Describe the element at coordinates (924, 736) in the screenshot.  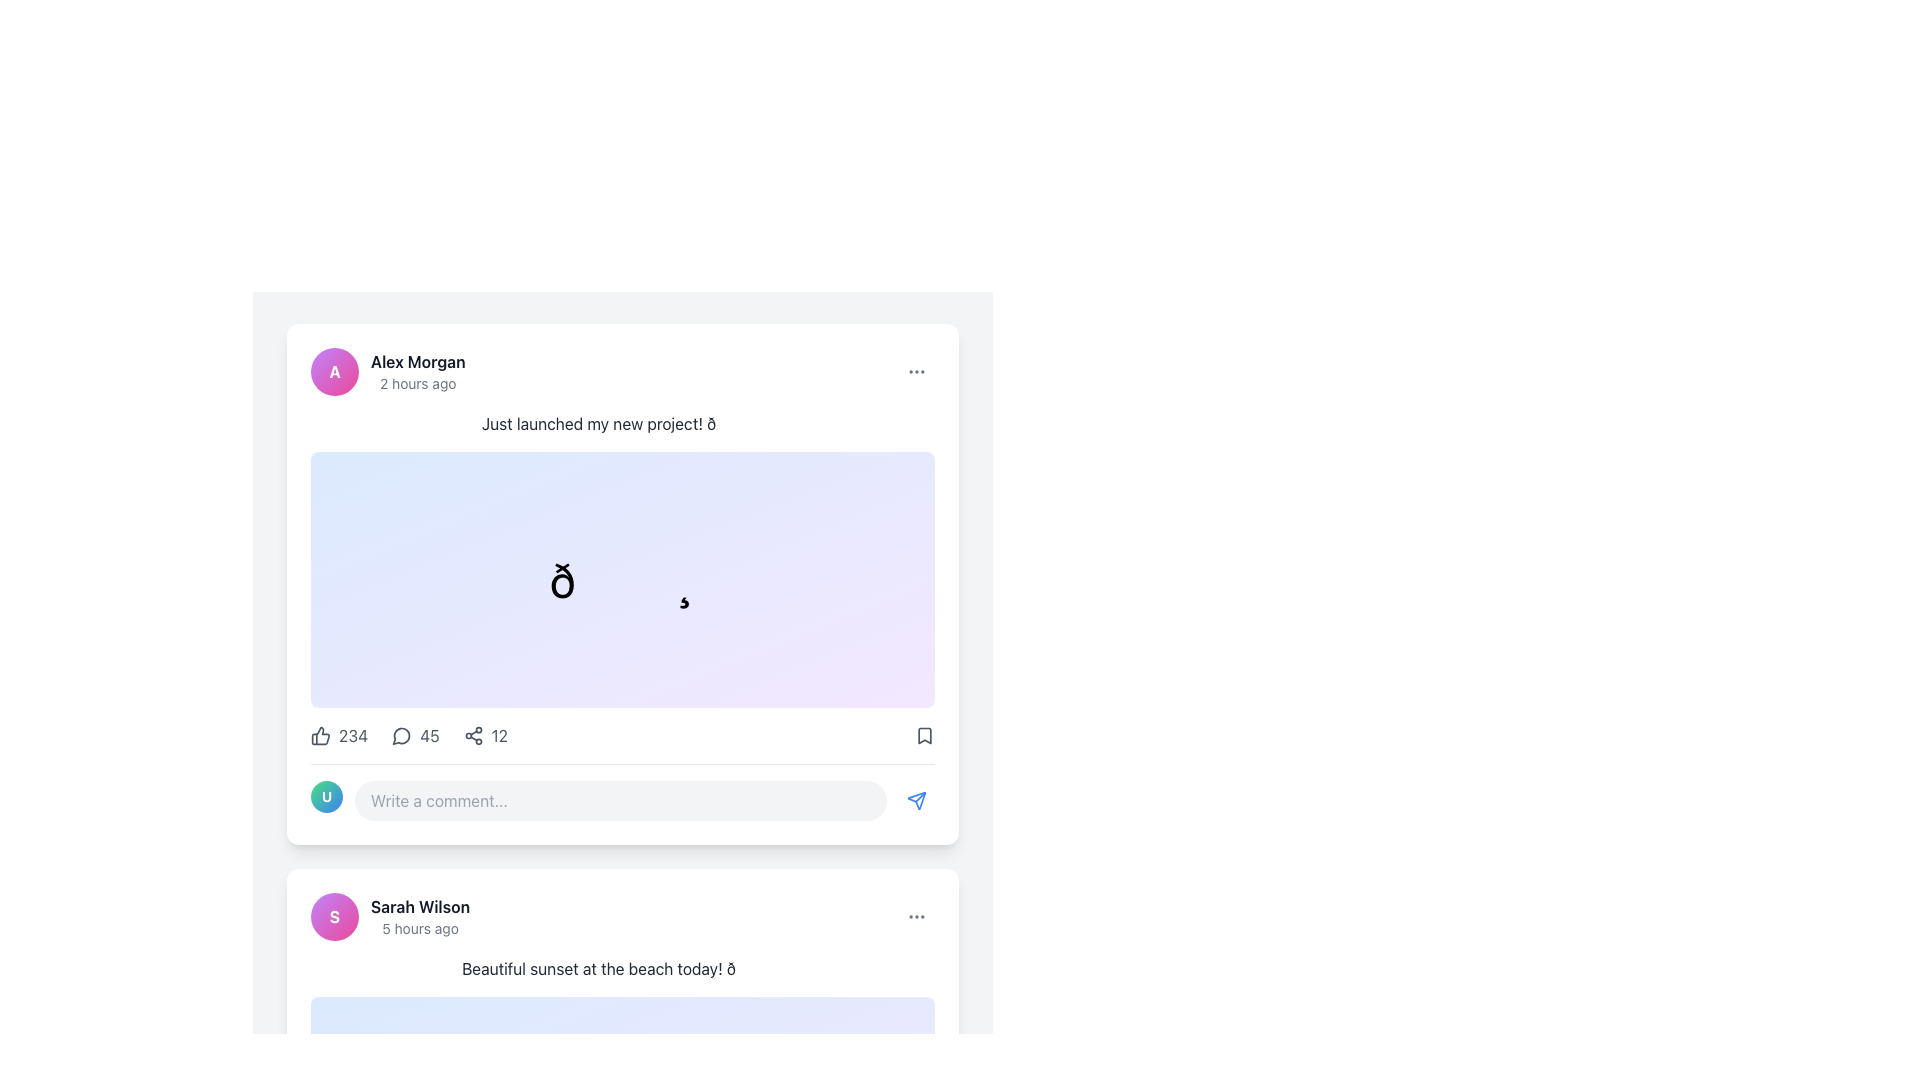
I see `the bookmarking Icon button located at the bottom-right corner of the post` at that location.